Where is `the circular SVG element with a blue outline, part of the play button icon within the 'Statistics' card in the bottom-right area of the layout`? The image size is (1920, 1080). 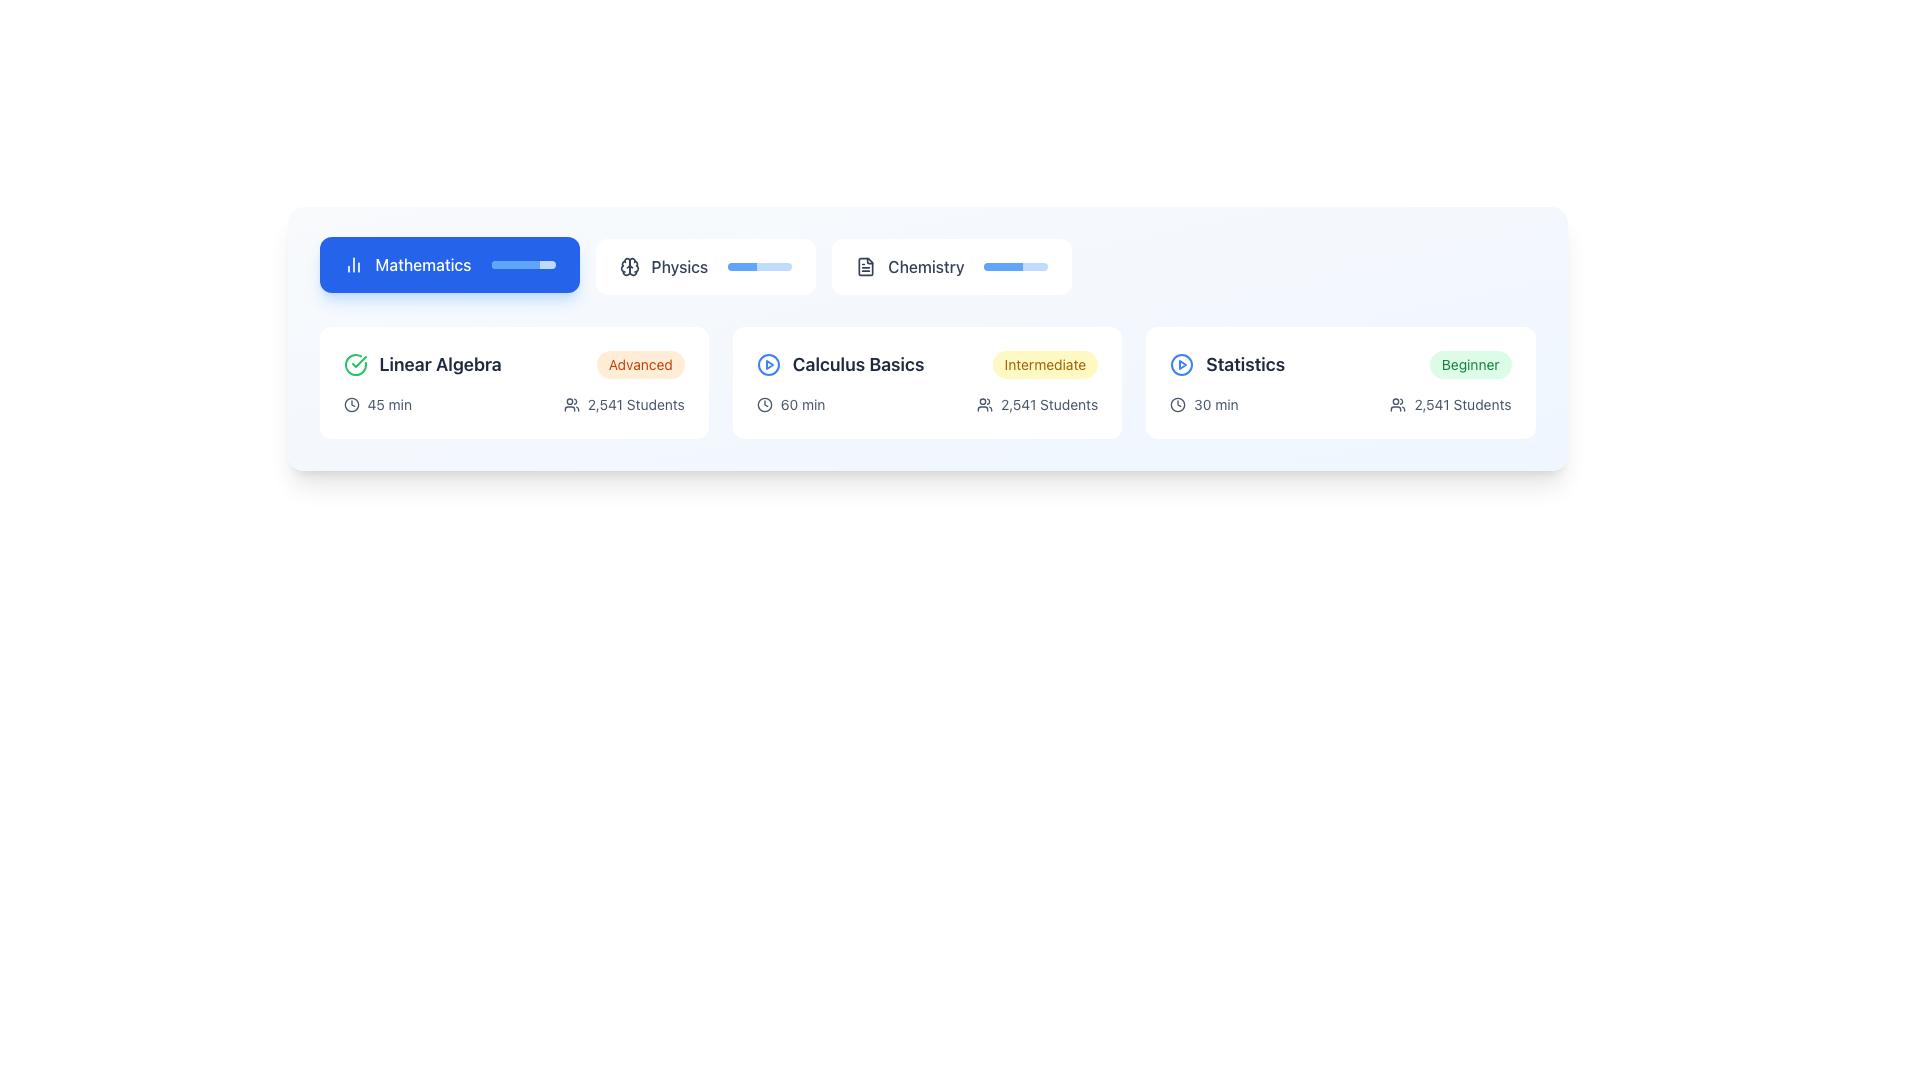 the circular SVG element with a blue outline, part of the play button icon within the 'Statistics' card in the bottom-right area of the layout is located at coordinates (1182, 365).